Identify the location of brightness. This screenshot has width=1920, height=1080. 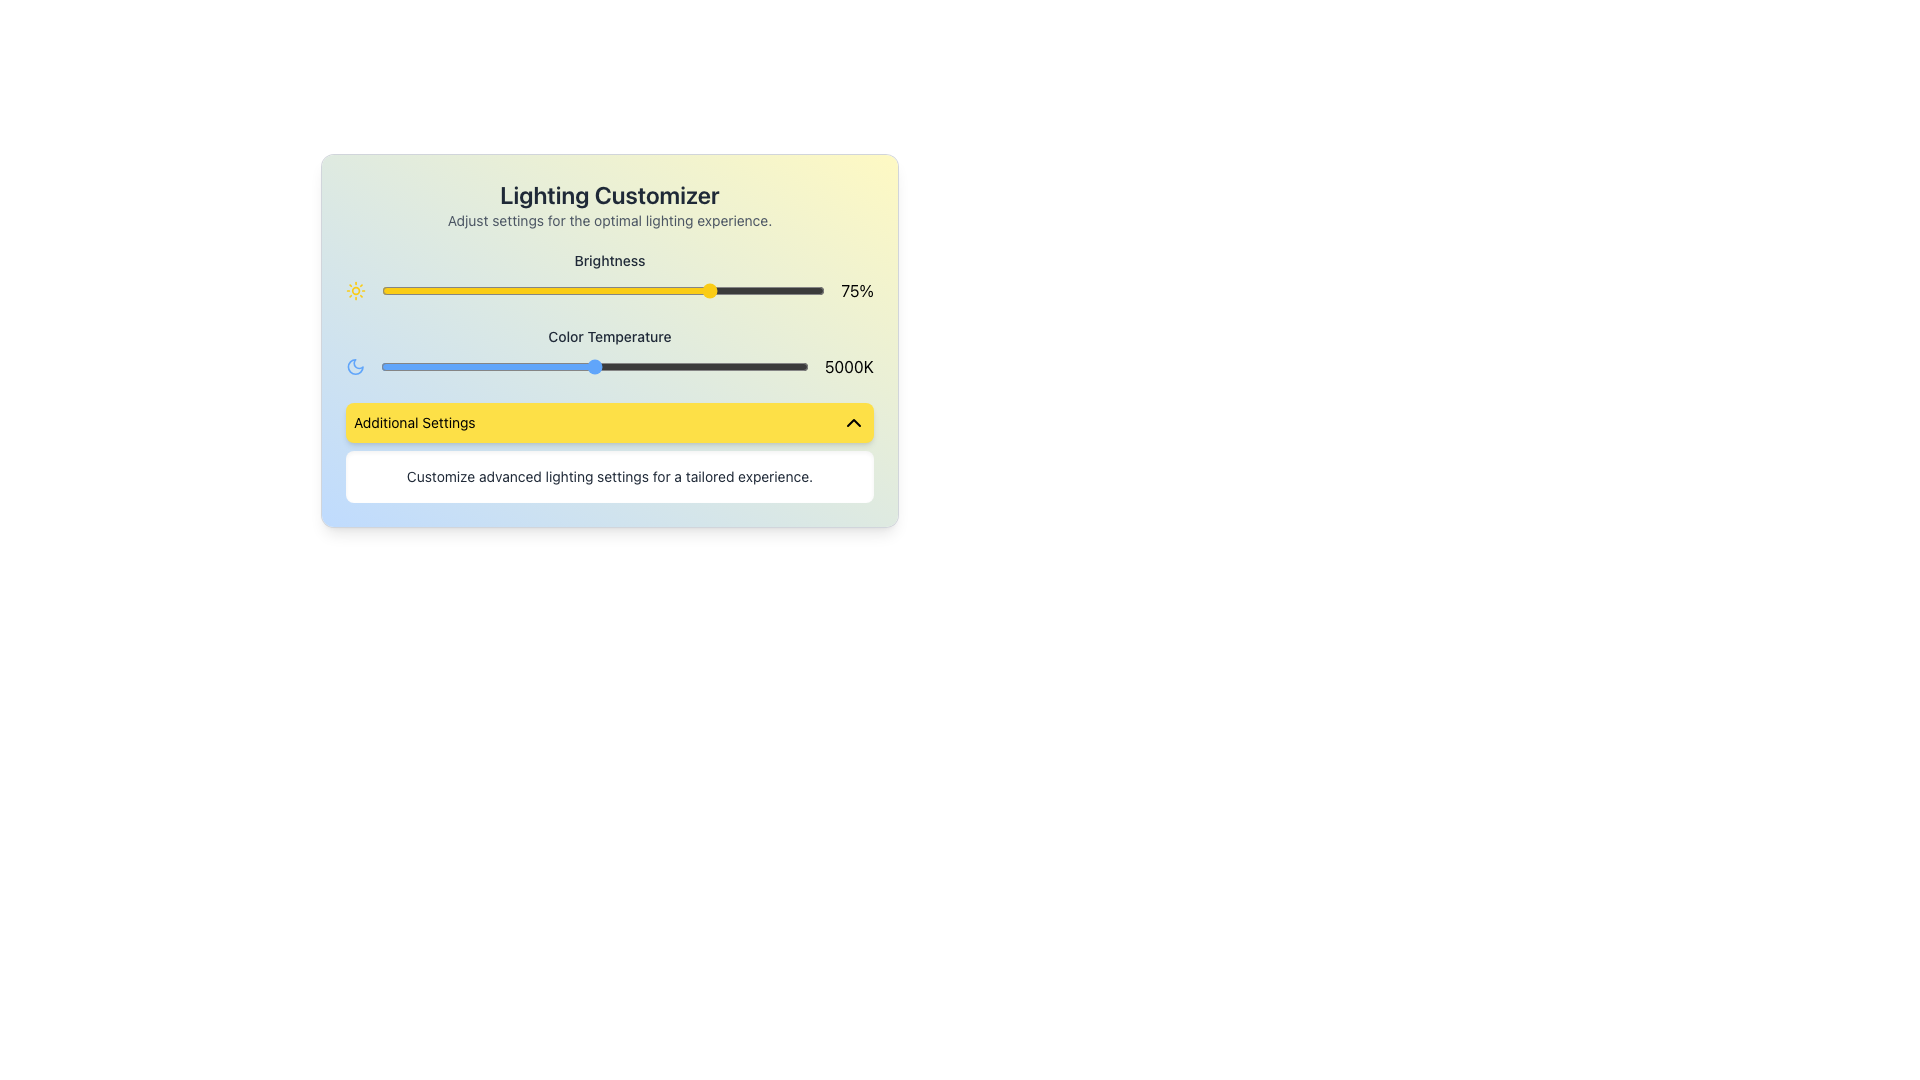
(593, 290).